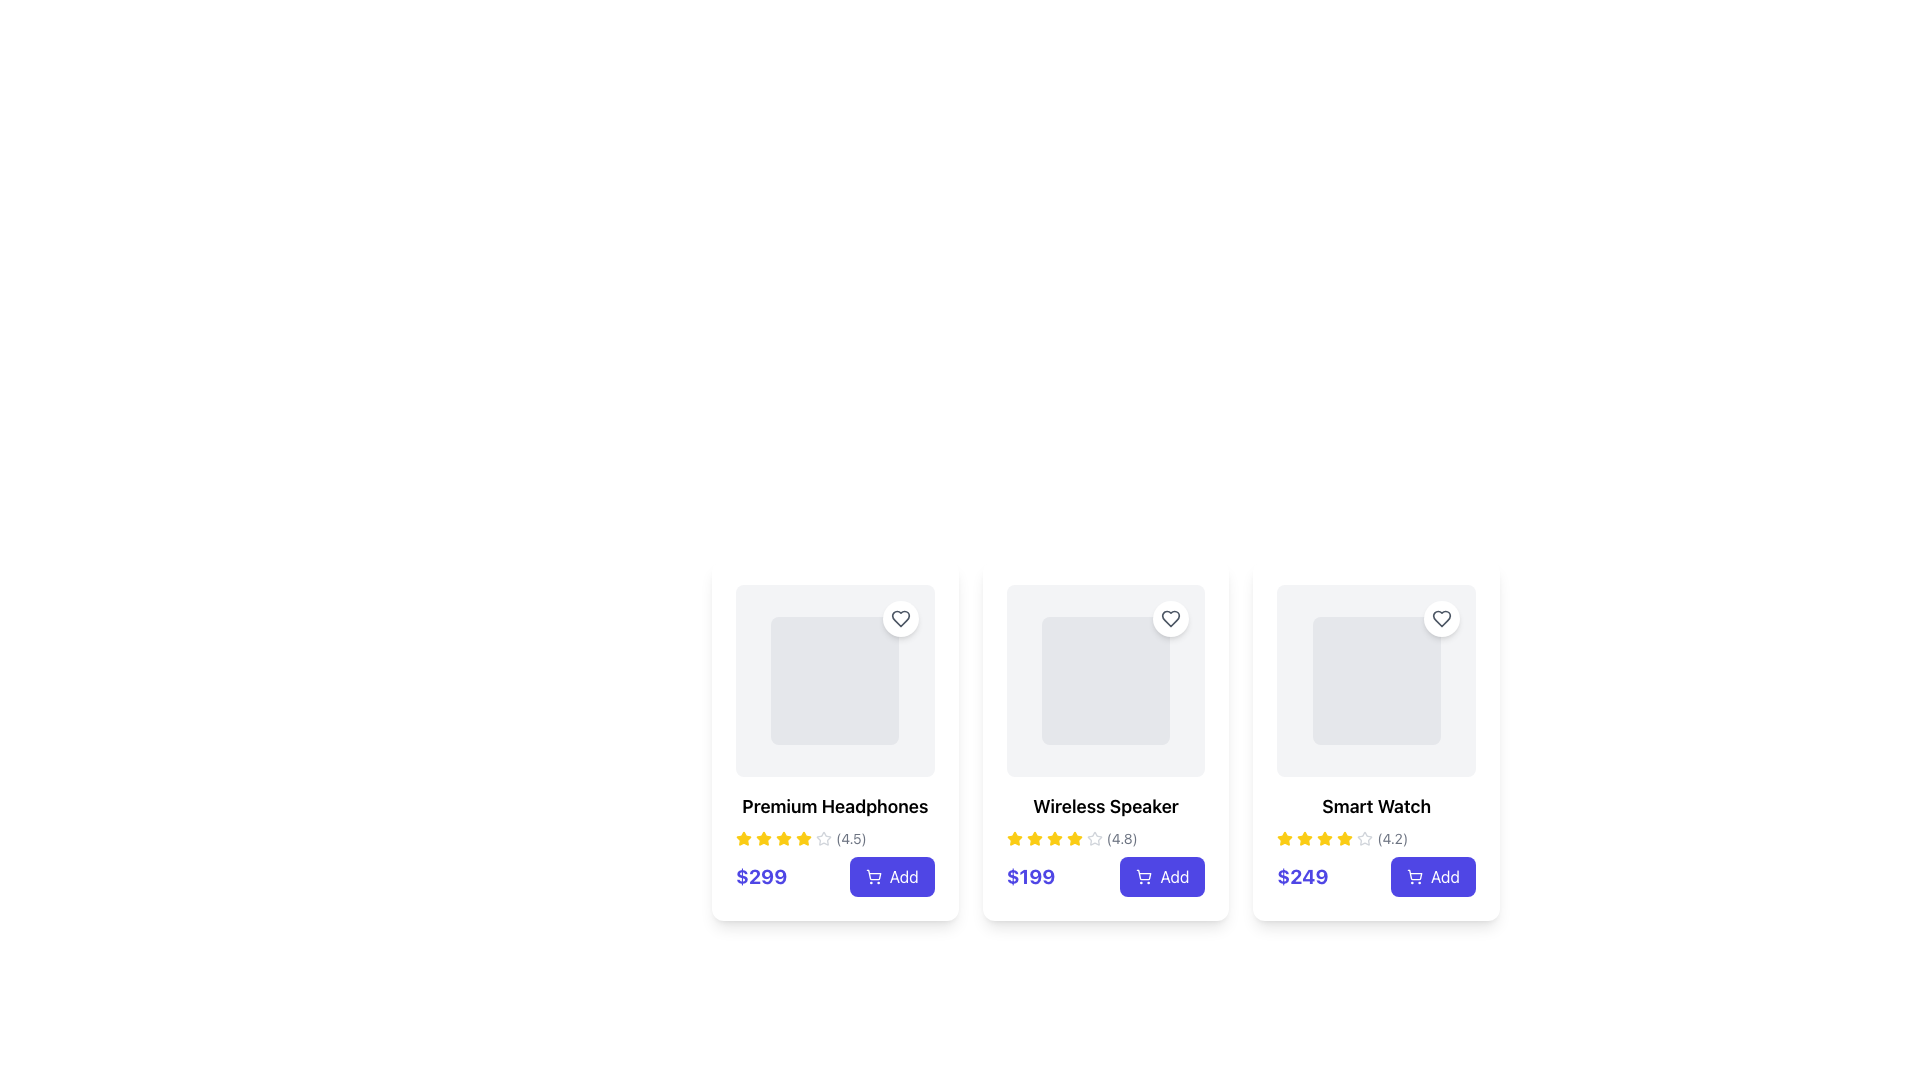 The image size is (1920, 1080). What do you see at coordinates (1144, 875) in the screenshot?
I see `the shopping cart icon that is inside the 'Add' button at the bottom of the second card representing the 'Wireless Speaker' product` at bounding box center [1144, 875].